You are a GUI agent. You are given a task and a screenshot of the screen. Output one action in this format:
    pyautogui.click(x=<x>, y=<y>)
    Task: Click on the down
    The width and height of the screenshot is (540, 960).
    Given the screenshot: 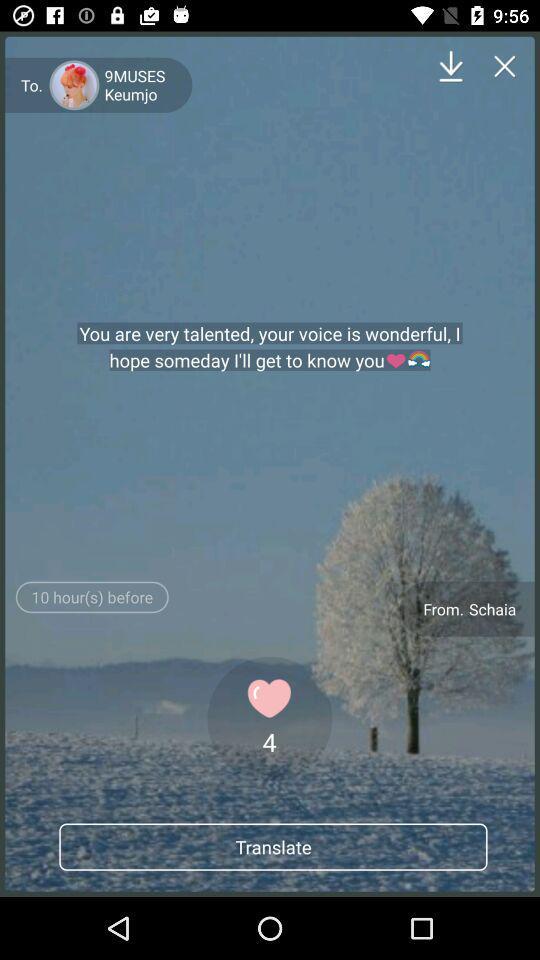 What is the action you would take?
    pyautogui.click(x=451, y=66)
    